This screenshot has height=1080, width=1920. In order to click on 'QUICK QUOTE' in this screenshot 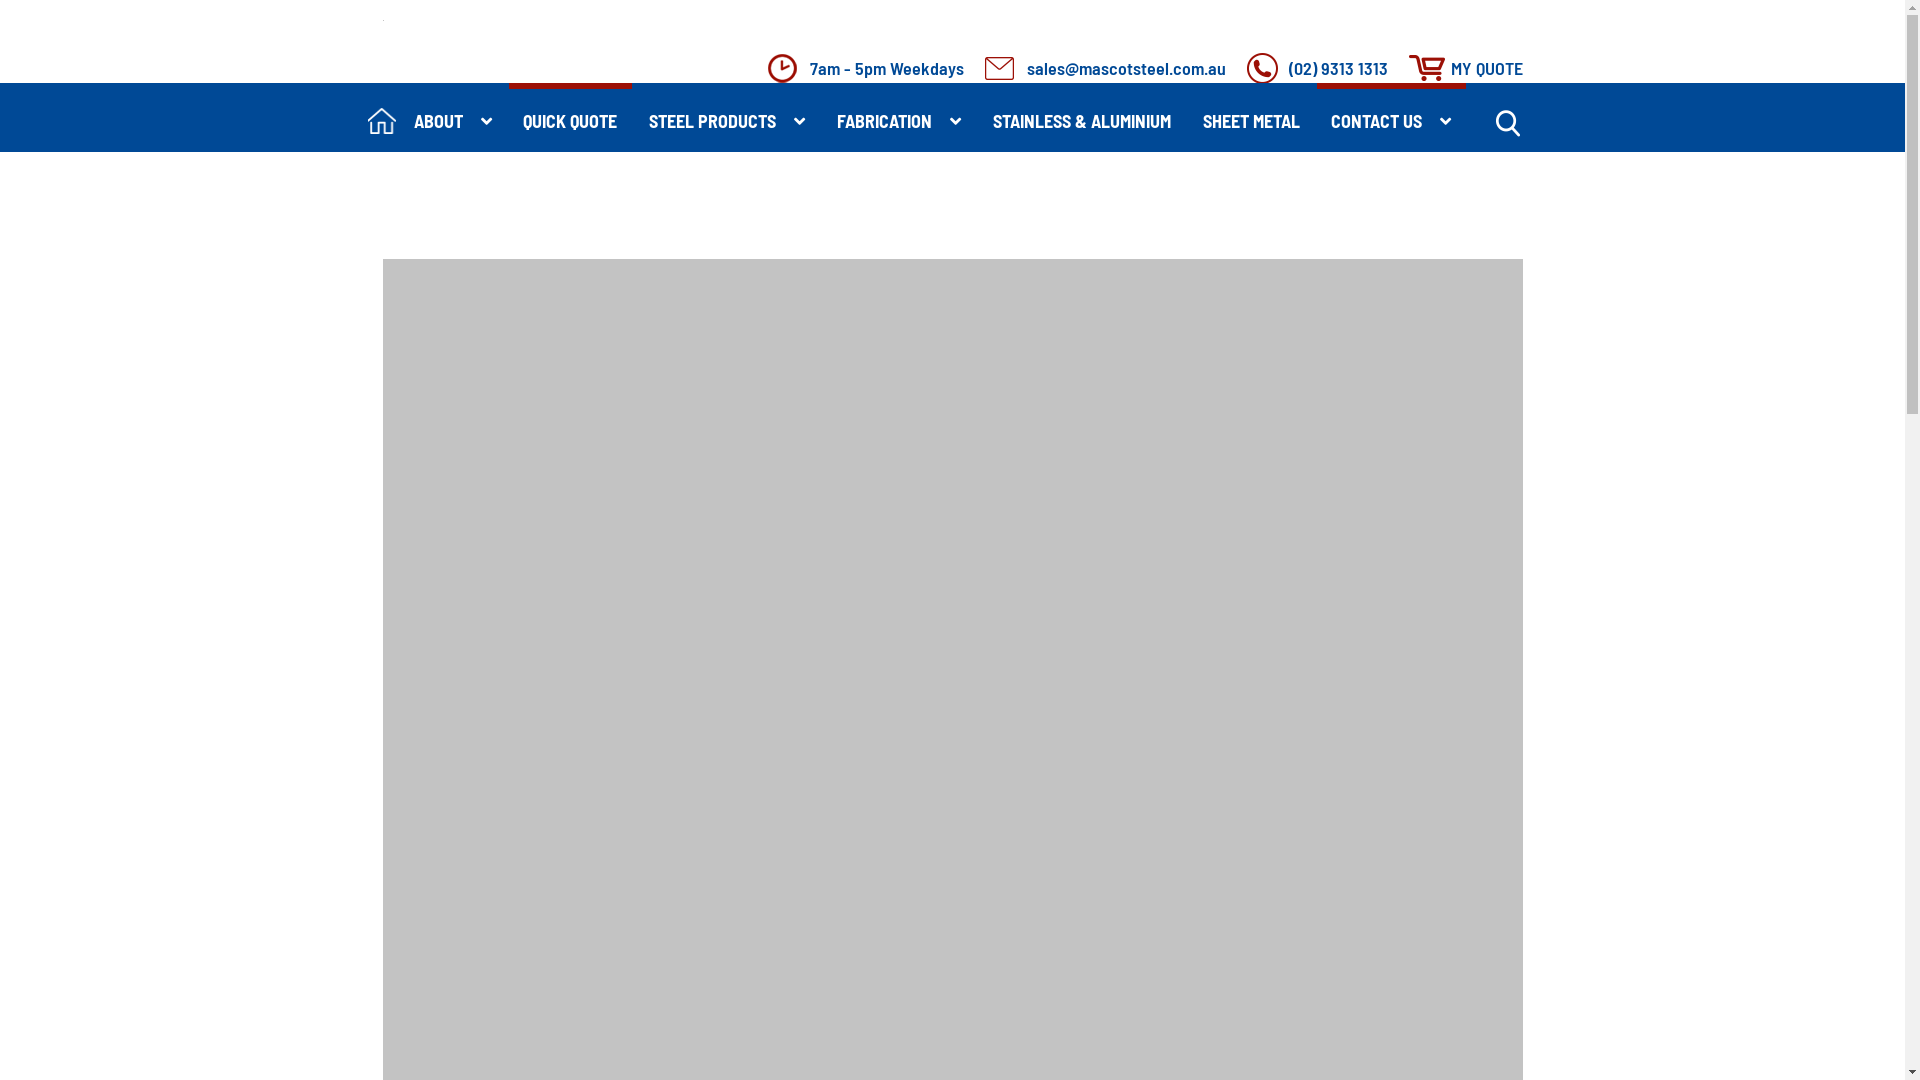, I will do `click(569, 117)`.